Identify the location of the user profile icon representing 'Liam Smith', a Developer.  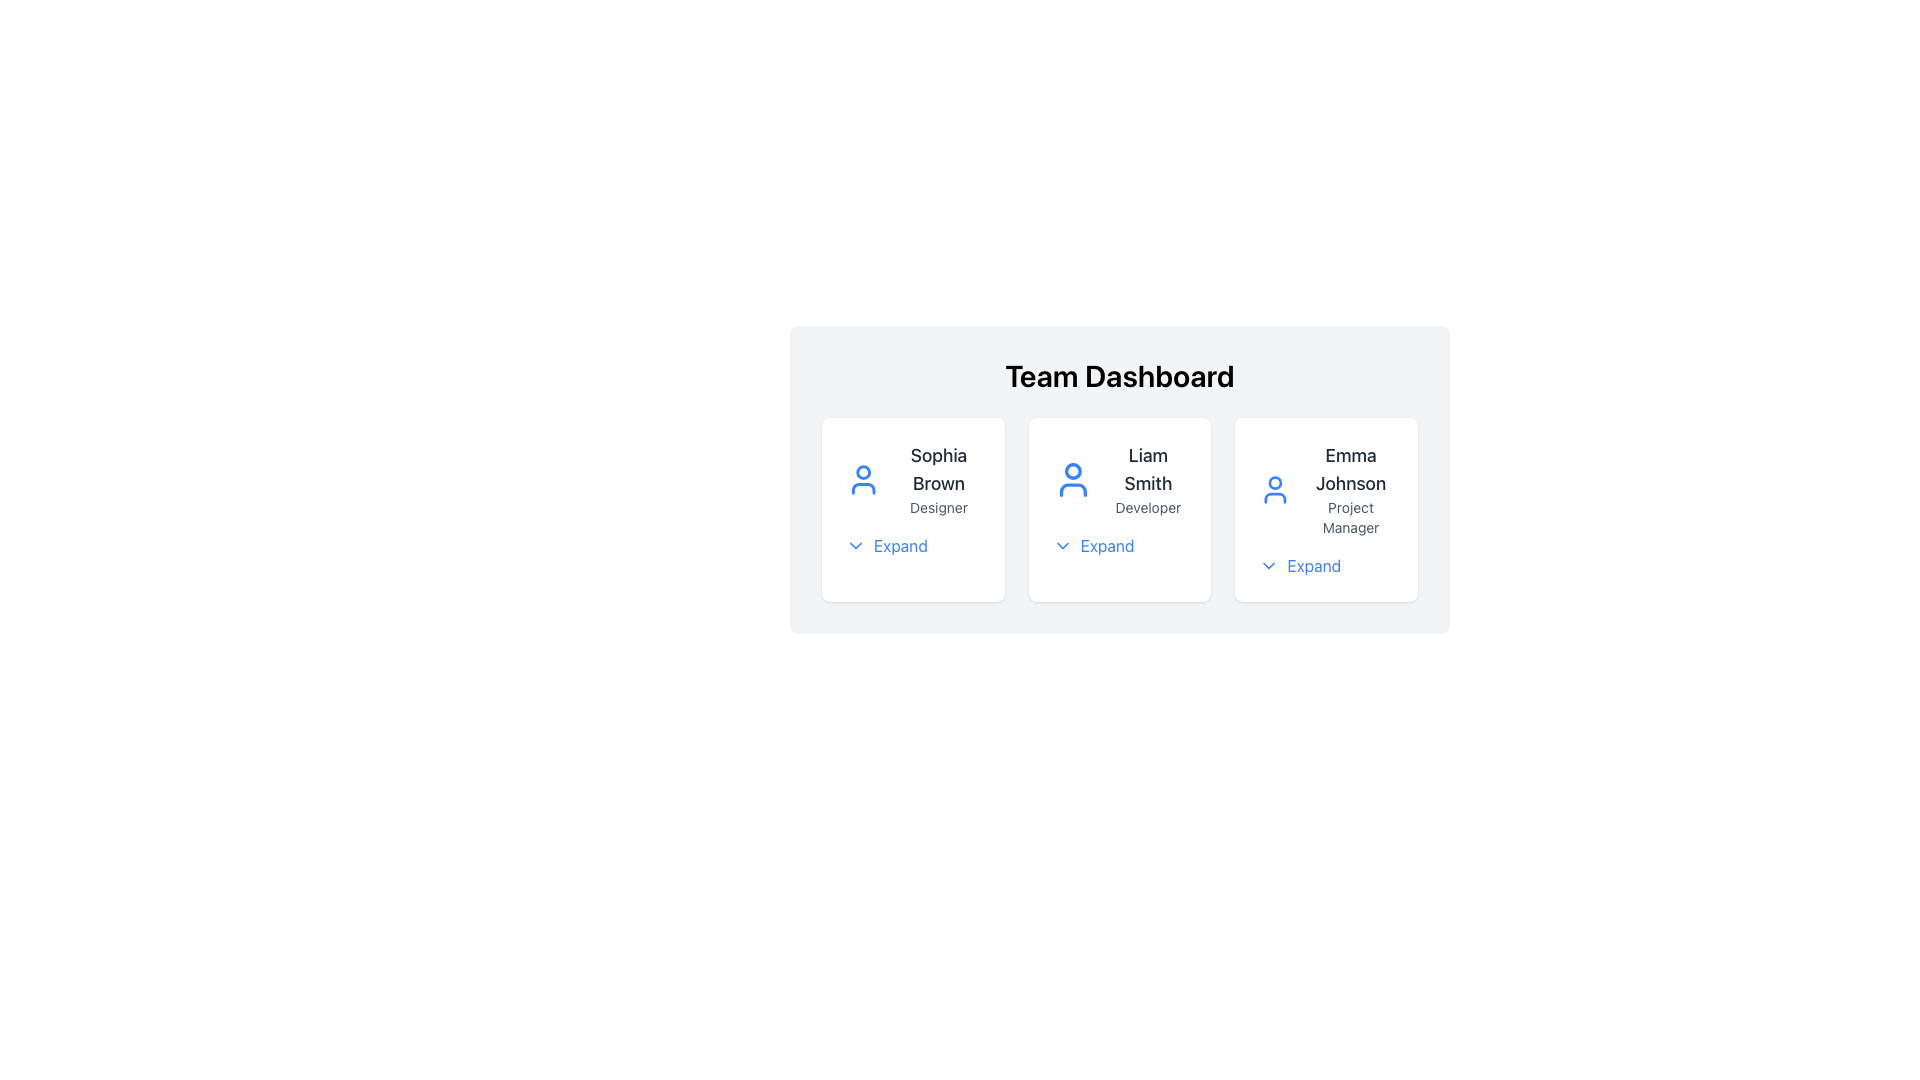
(1072, 479).